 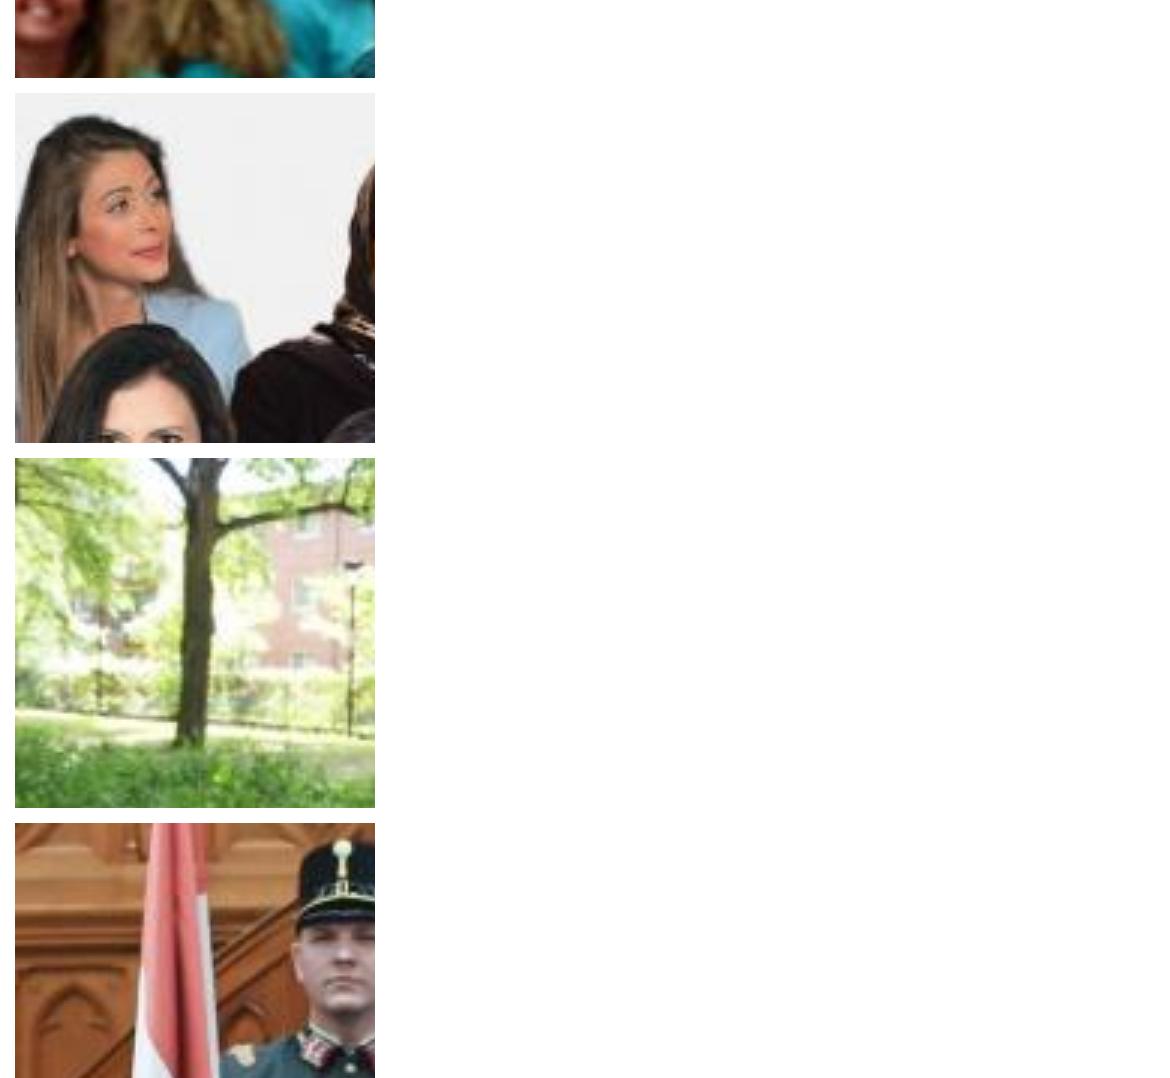 What do you see at coordinates (89, 503) in the screenshot?
I see `'The North West Star'` at bounding box center [89, 503].